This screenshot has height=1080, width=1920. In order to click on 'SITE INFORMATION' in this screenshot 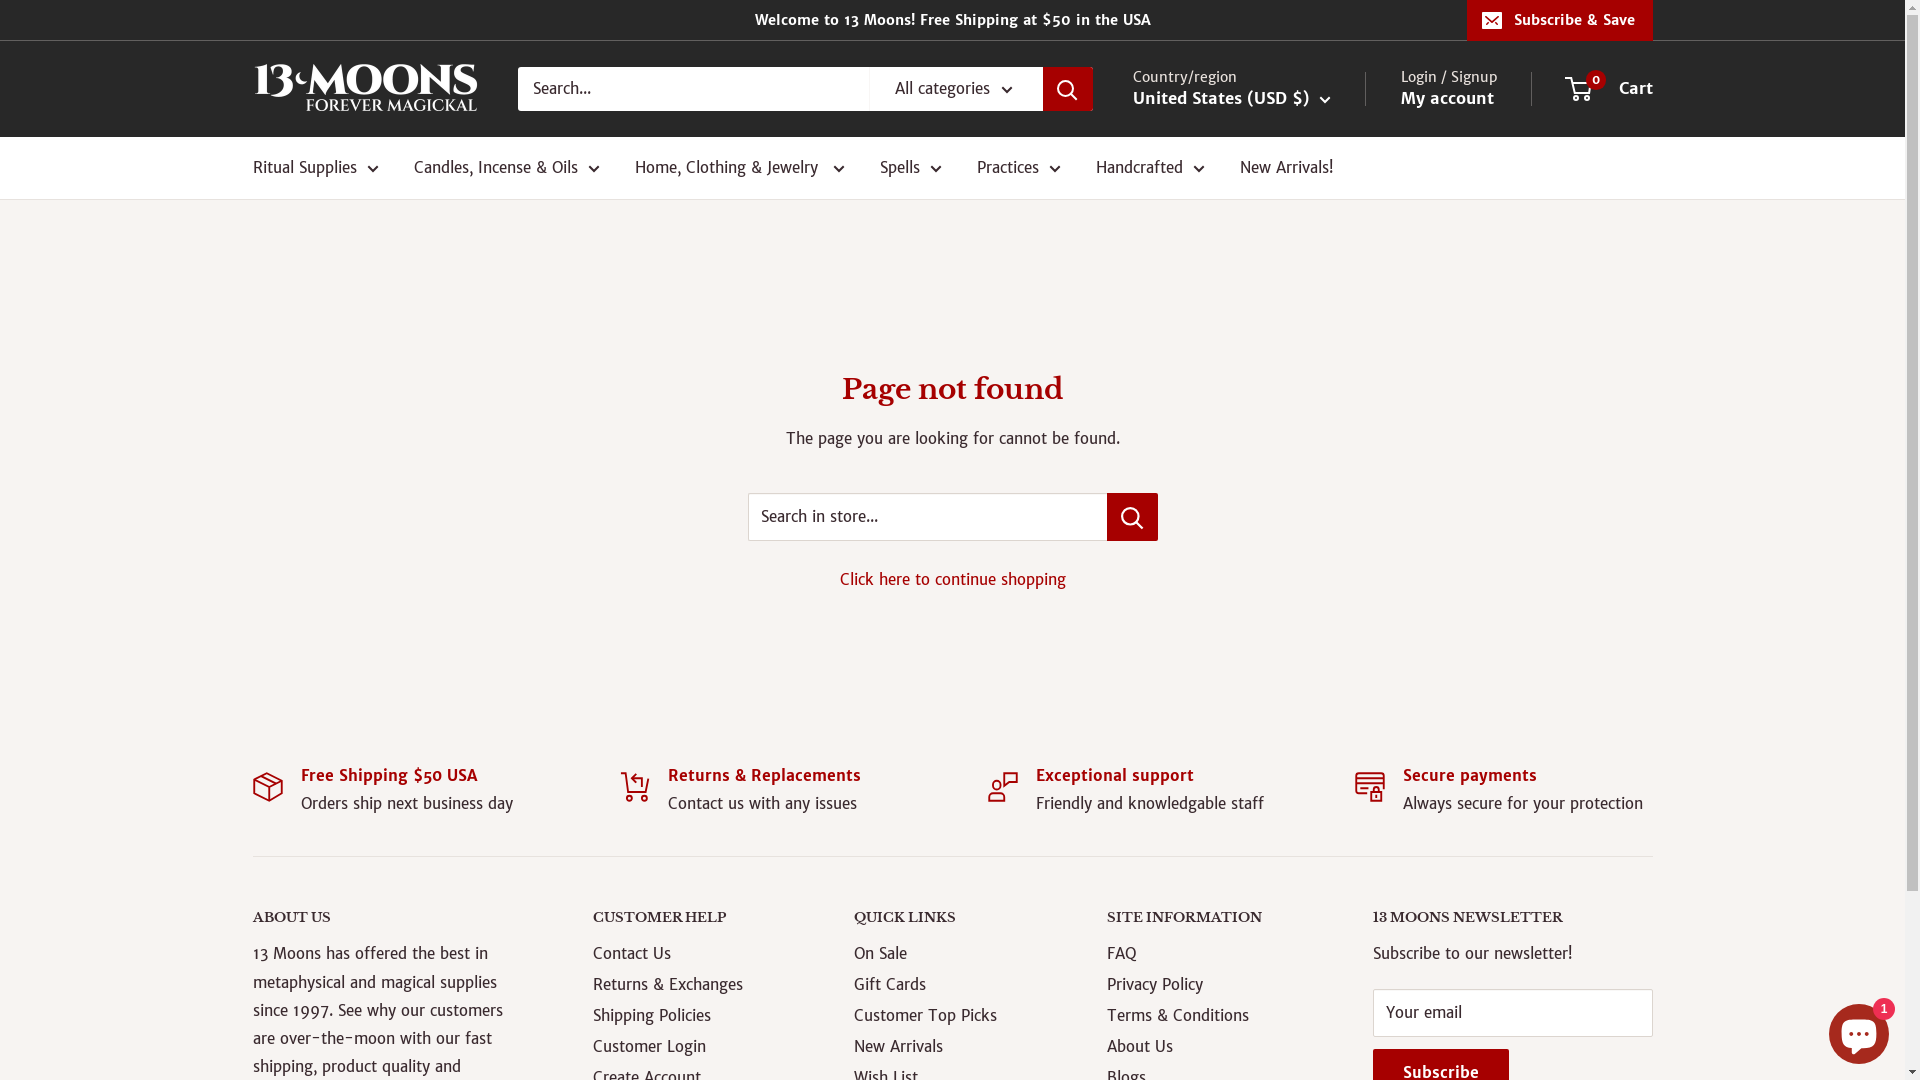, I will do `click(1106, 918)`.